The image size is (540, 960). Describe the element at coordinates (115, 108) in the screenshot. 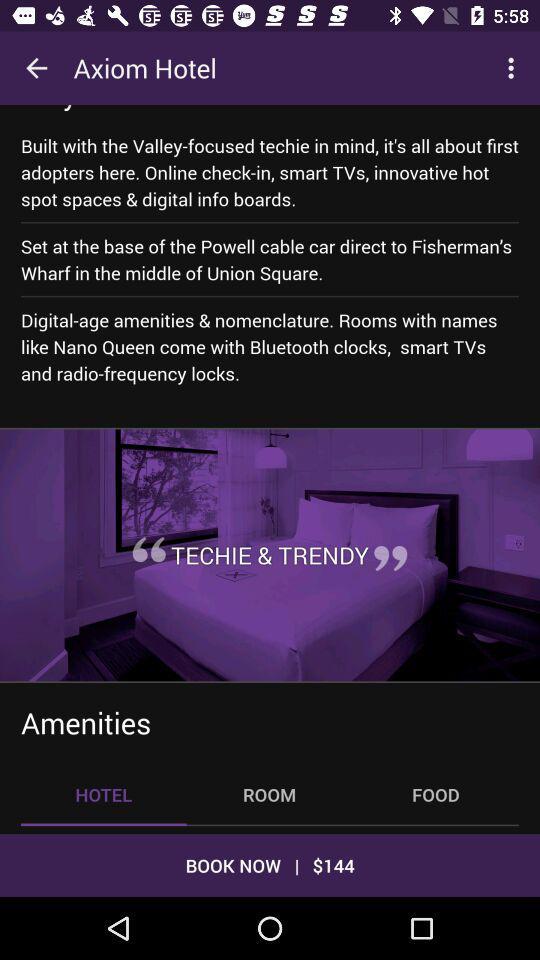

I see `the item above built with the icon` at that location.